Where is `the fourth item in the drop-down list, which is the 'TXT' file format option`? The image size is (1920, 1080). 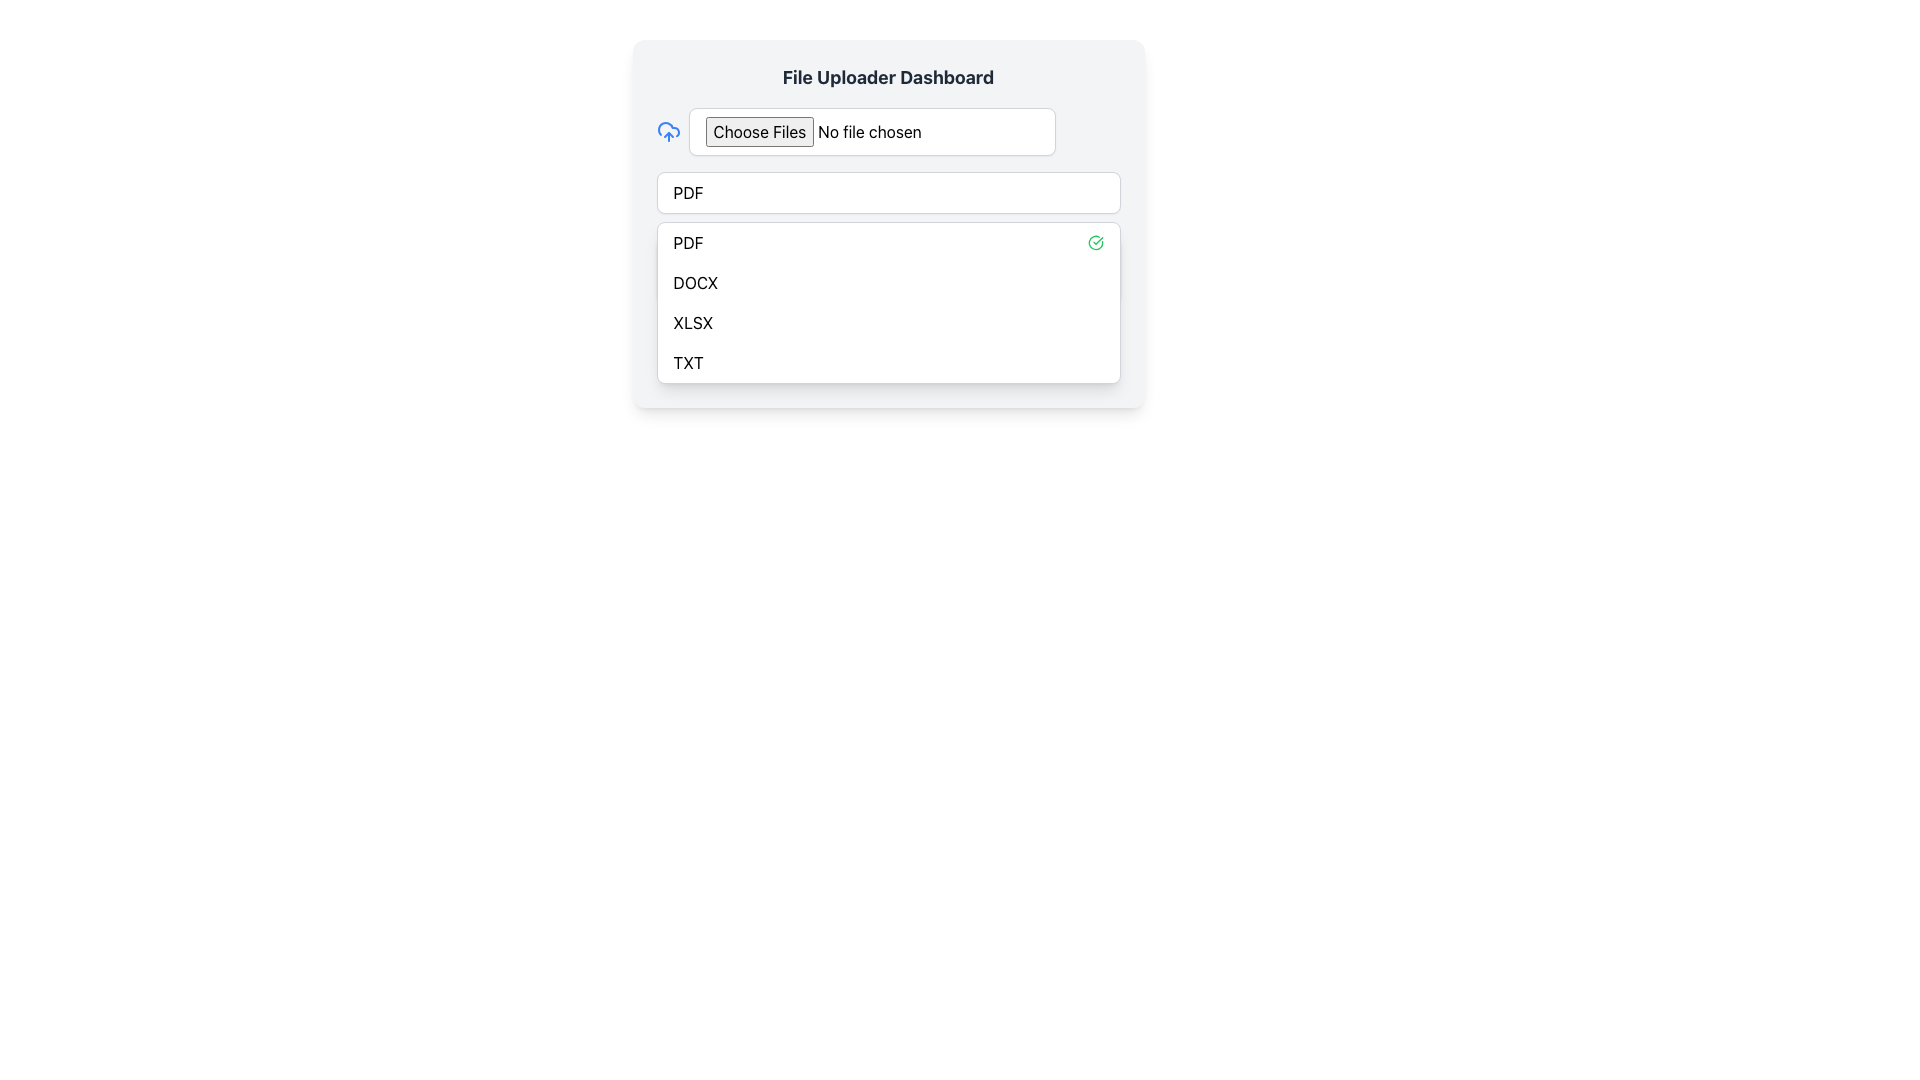
the fourth item in the drop-down list, which is the 'TXT' file format option is located at coordinates (688, 362).